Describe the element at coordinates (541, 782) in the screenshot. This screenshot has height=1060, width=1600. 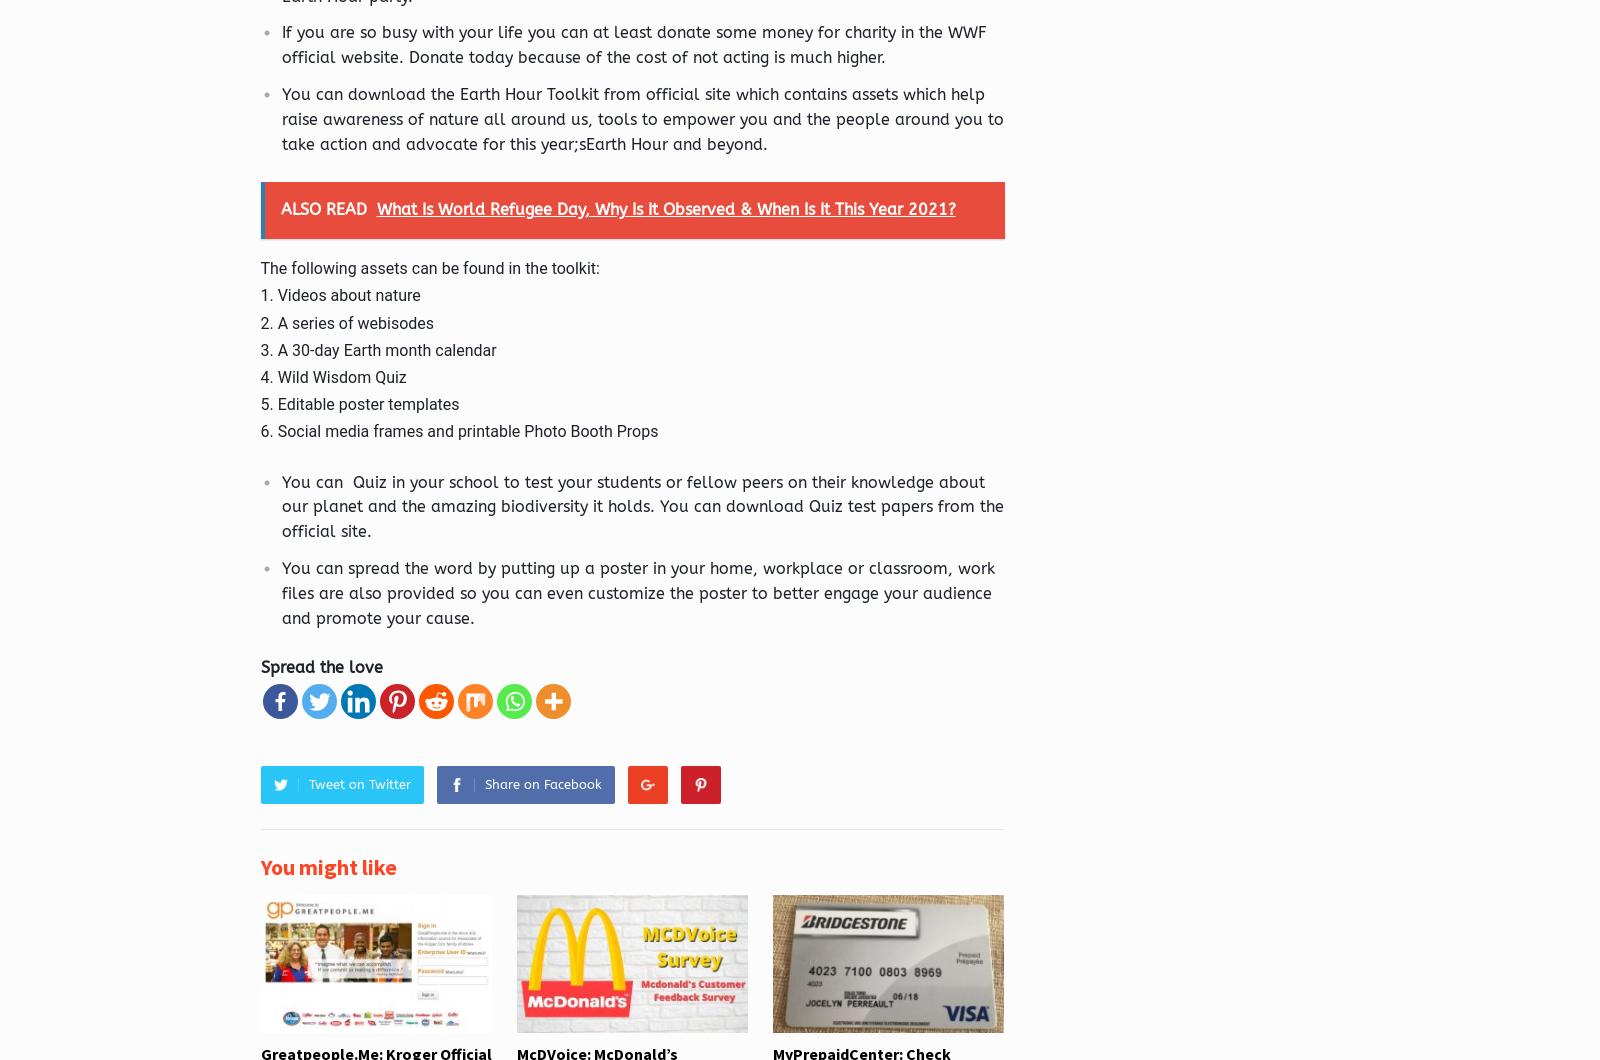
I see `'Share on Facebook'` at that location.